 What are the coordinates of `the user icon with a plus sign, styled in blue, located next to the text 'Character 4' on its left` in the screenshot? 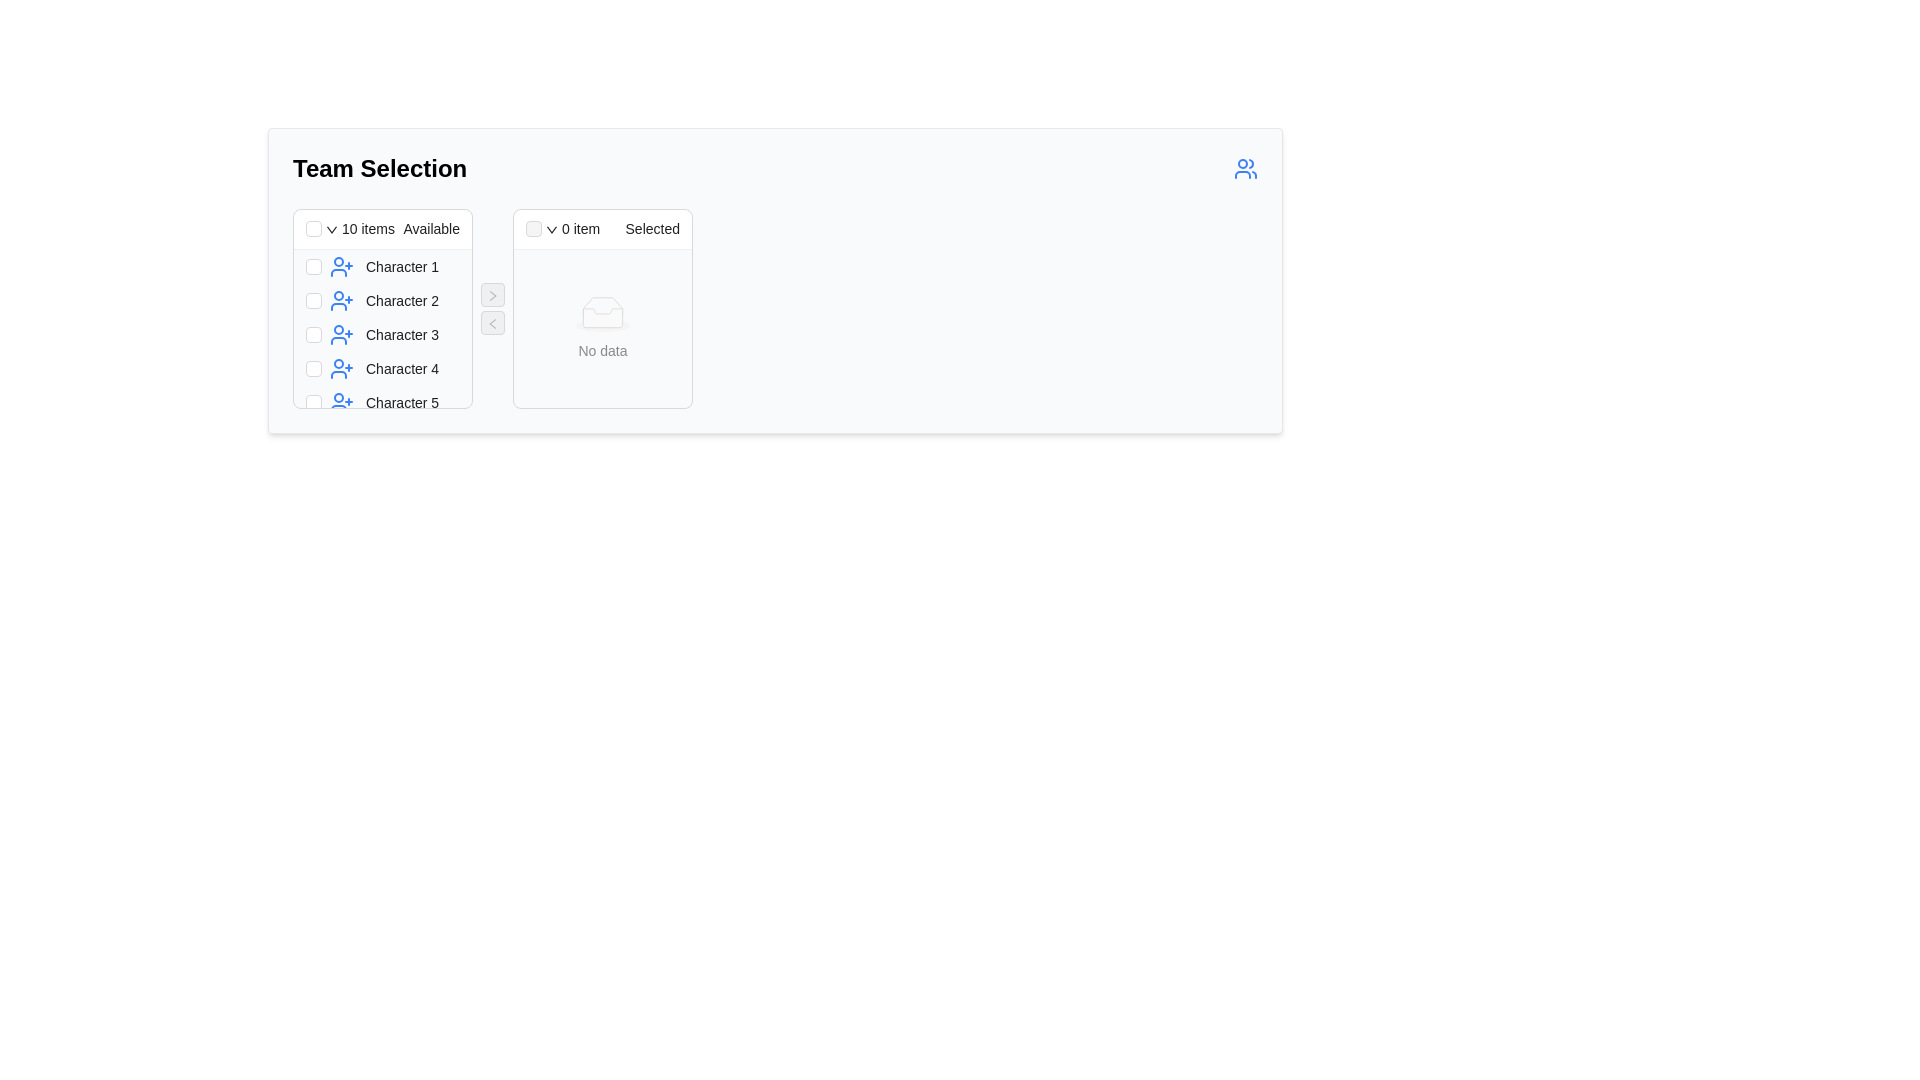 It's located at (341, 369).